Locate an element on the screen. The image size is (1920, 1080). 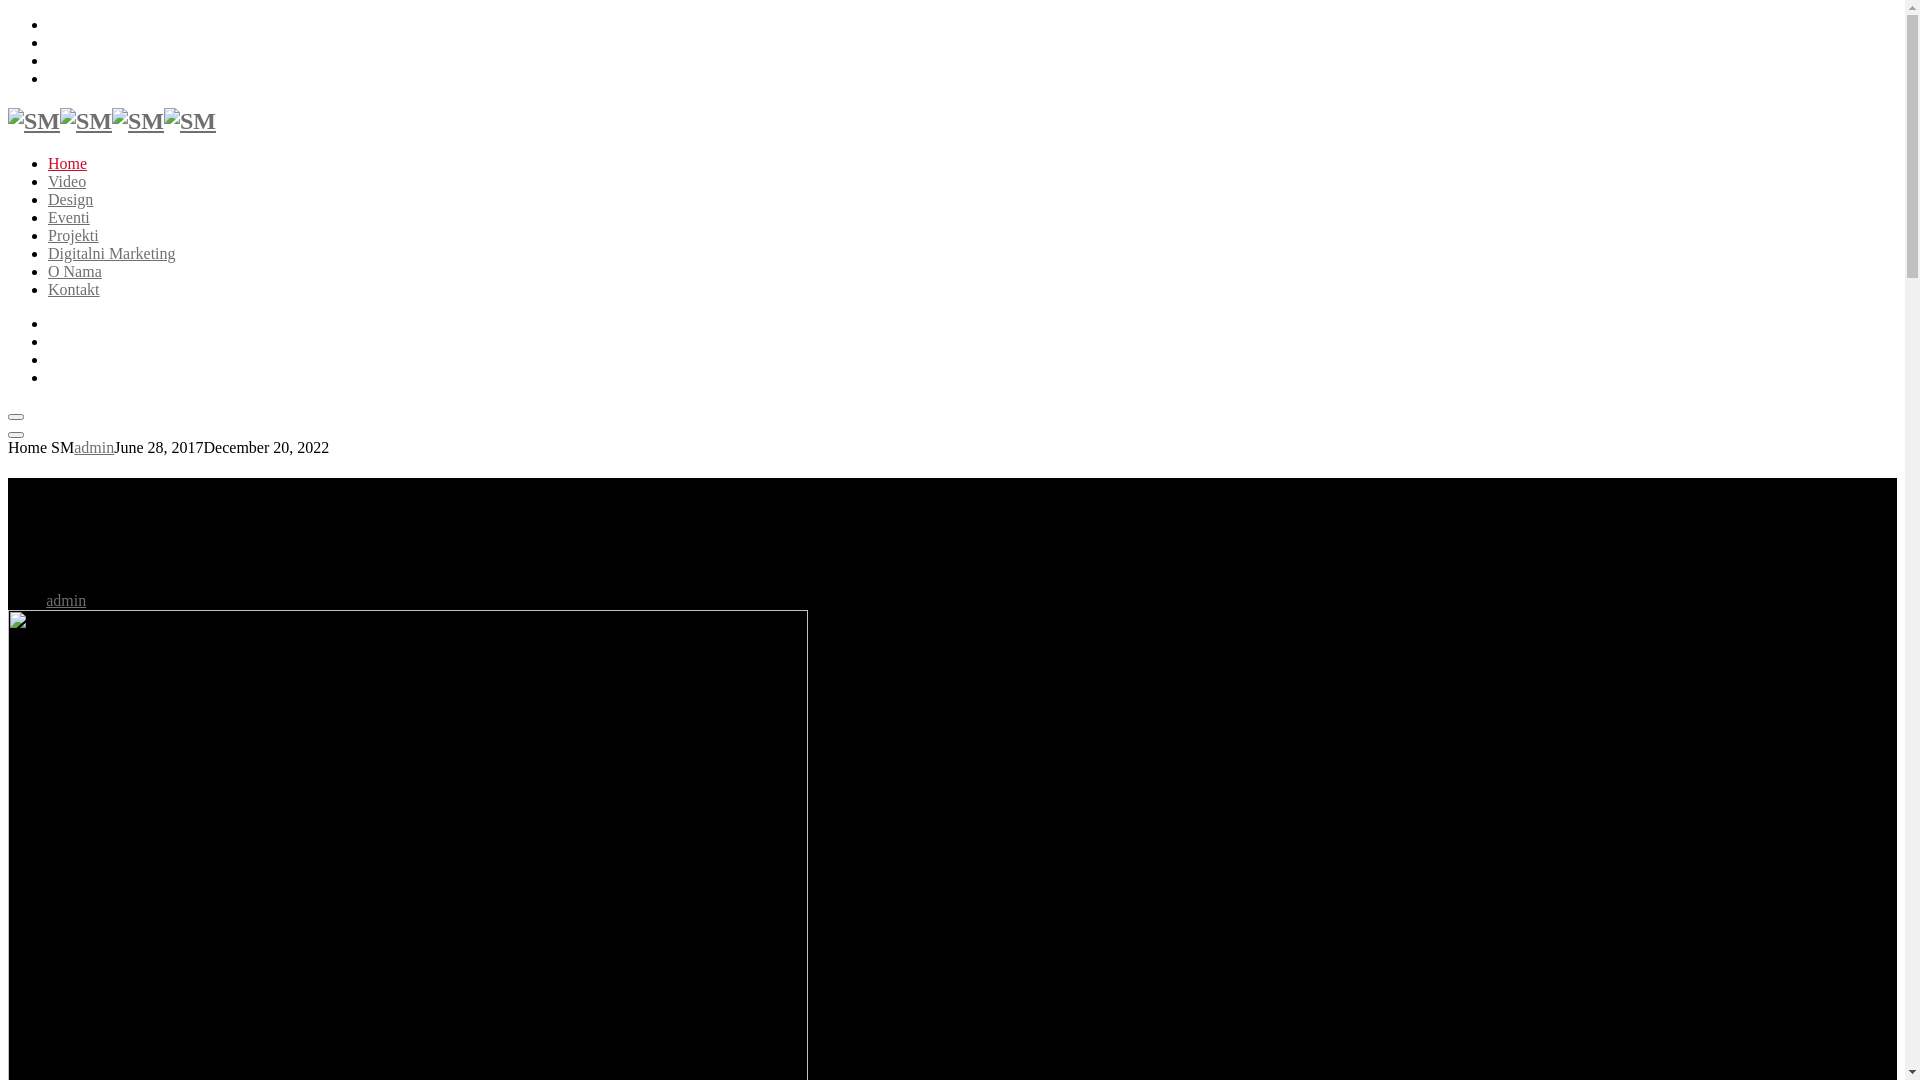
'O Nama' is located at coordinates (75, 271).